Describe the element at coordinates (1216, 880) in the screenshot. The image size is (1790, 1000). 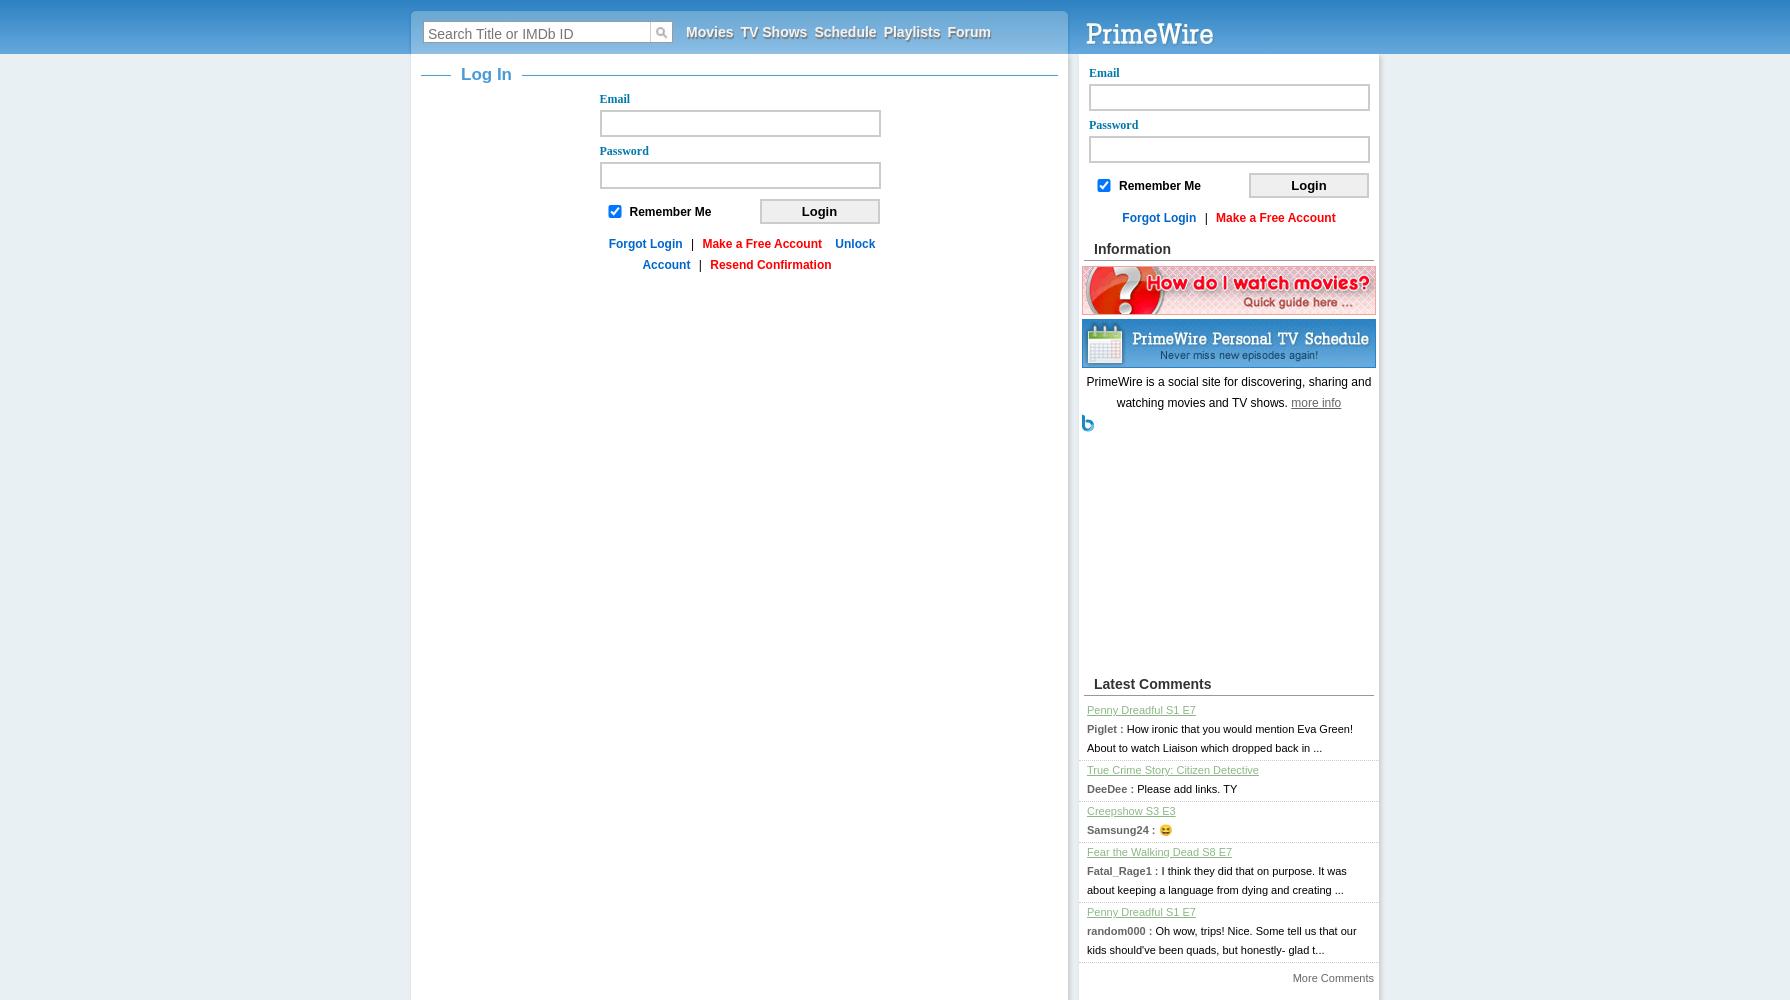
I see `'I think they did that on purpose. It was about keeping a language from dying and creating ...'` at that location.